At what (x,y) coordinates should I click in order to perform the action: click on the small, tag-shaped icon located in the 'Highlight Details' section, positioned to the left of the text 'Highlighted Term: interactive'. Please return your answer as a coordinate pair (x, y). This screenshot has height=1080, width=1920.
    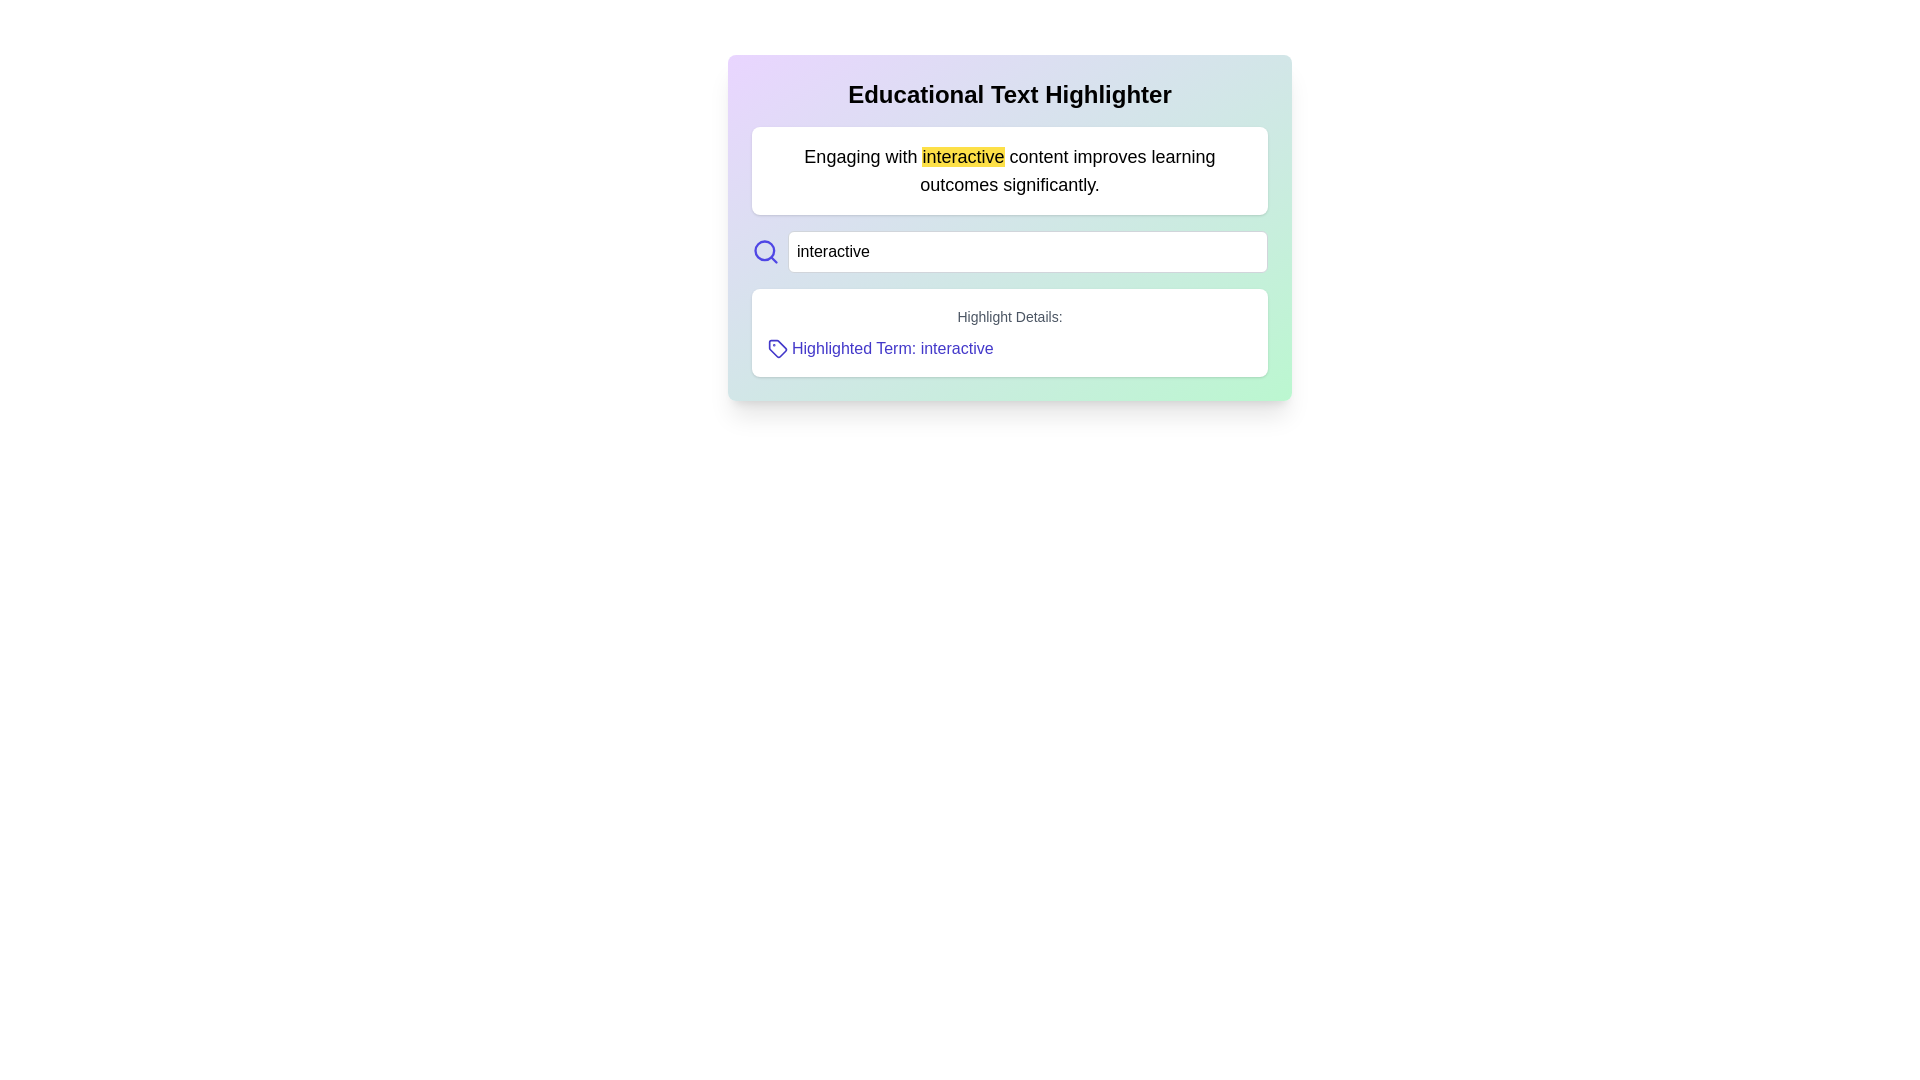
    Looking at the image, I should click on (776, 347).